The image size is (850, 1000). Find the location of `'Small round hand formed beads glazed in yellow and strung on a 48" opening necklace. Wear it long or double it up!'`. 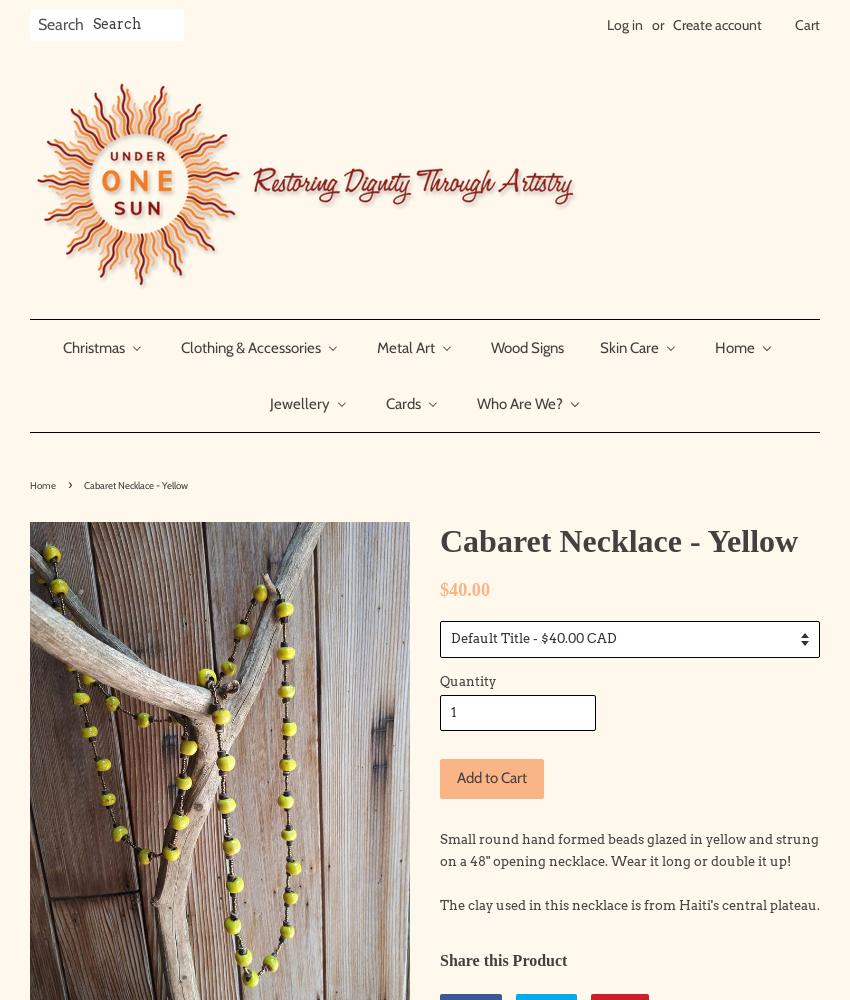

'Small round hand formed beads glazed in yellow and strung on a 48" opening necklace. Wear it long or double it up!' is located at coordinates (628, 848).